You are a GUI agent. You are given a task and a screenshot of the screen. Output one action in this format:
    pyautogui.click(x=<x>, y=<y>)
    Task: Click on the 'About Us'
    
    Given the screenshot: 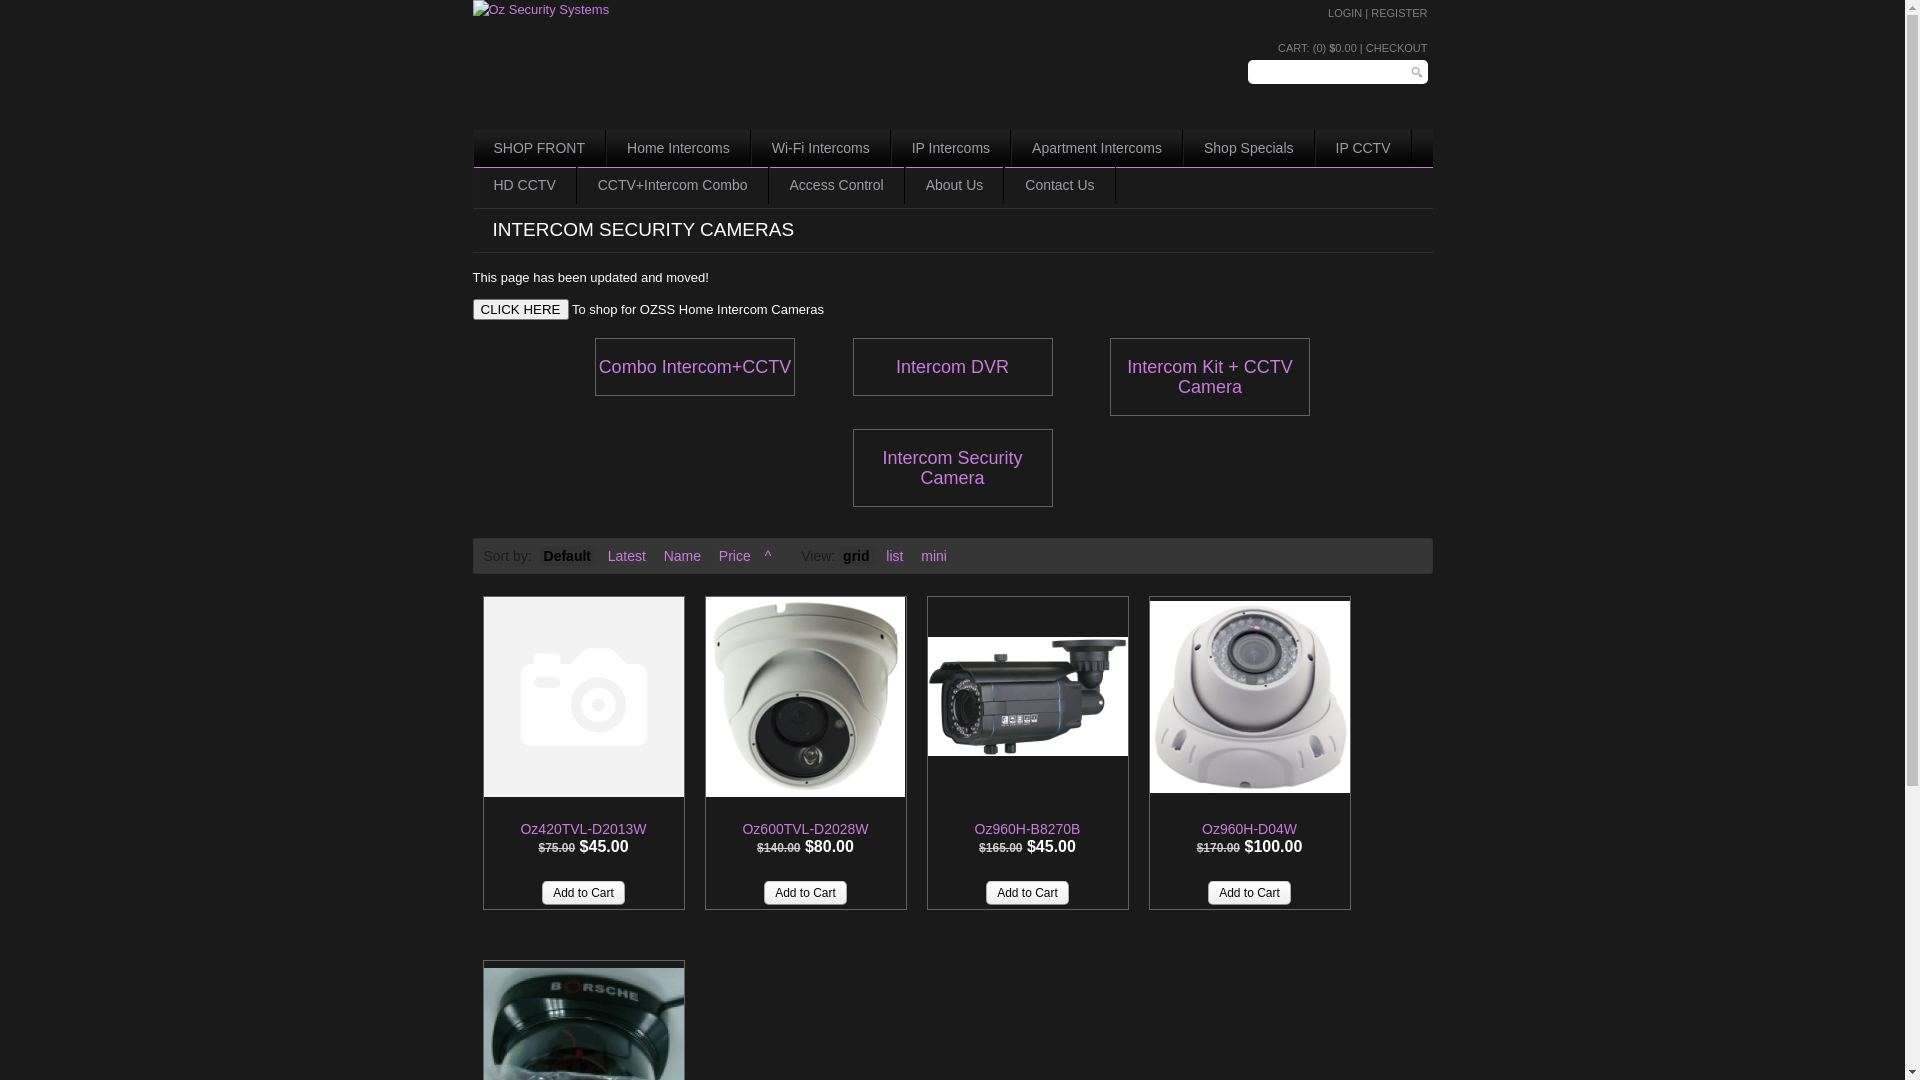 What is the action you would take?
    pyautogui.click(x=954, y=185)
    